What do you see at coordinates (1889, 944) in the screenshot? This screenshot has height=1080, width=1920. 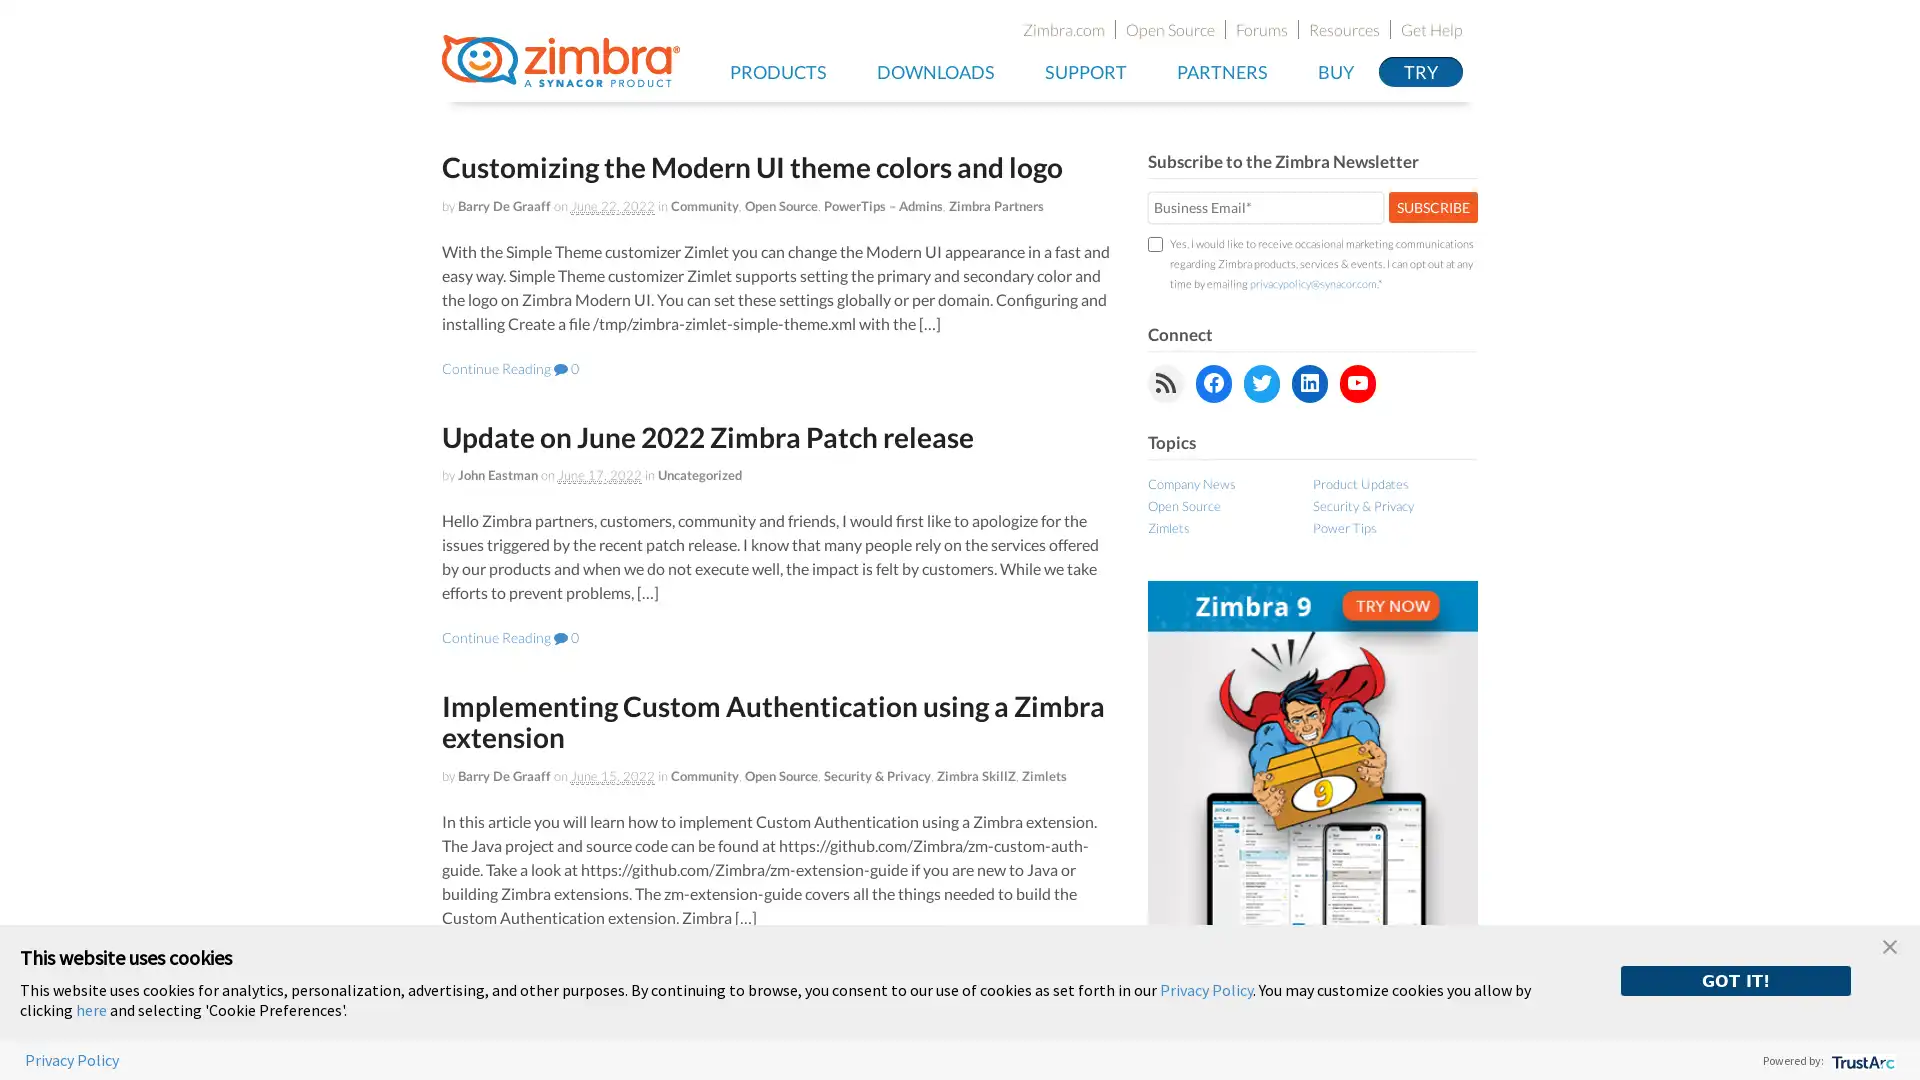 I see `close banner` at bounding box center [1889, 944].